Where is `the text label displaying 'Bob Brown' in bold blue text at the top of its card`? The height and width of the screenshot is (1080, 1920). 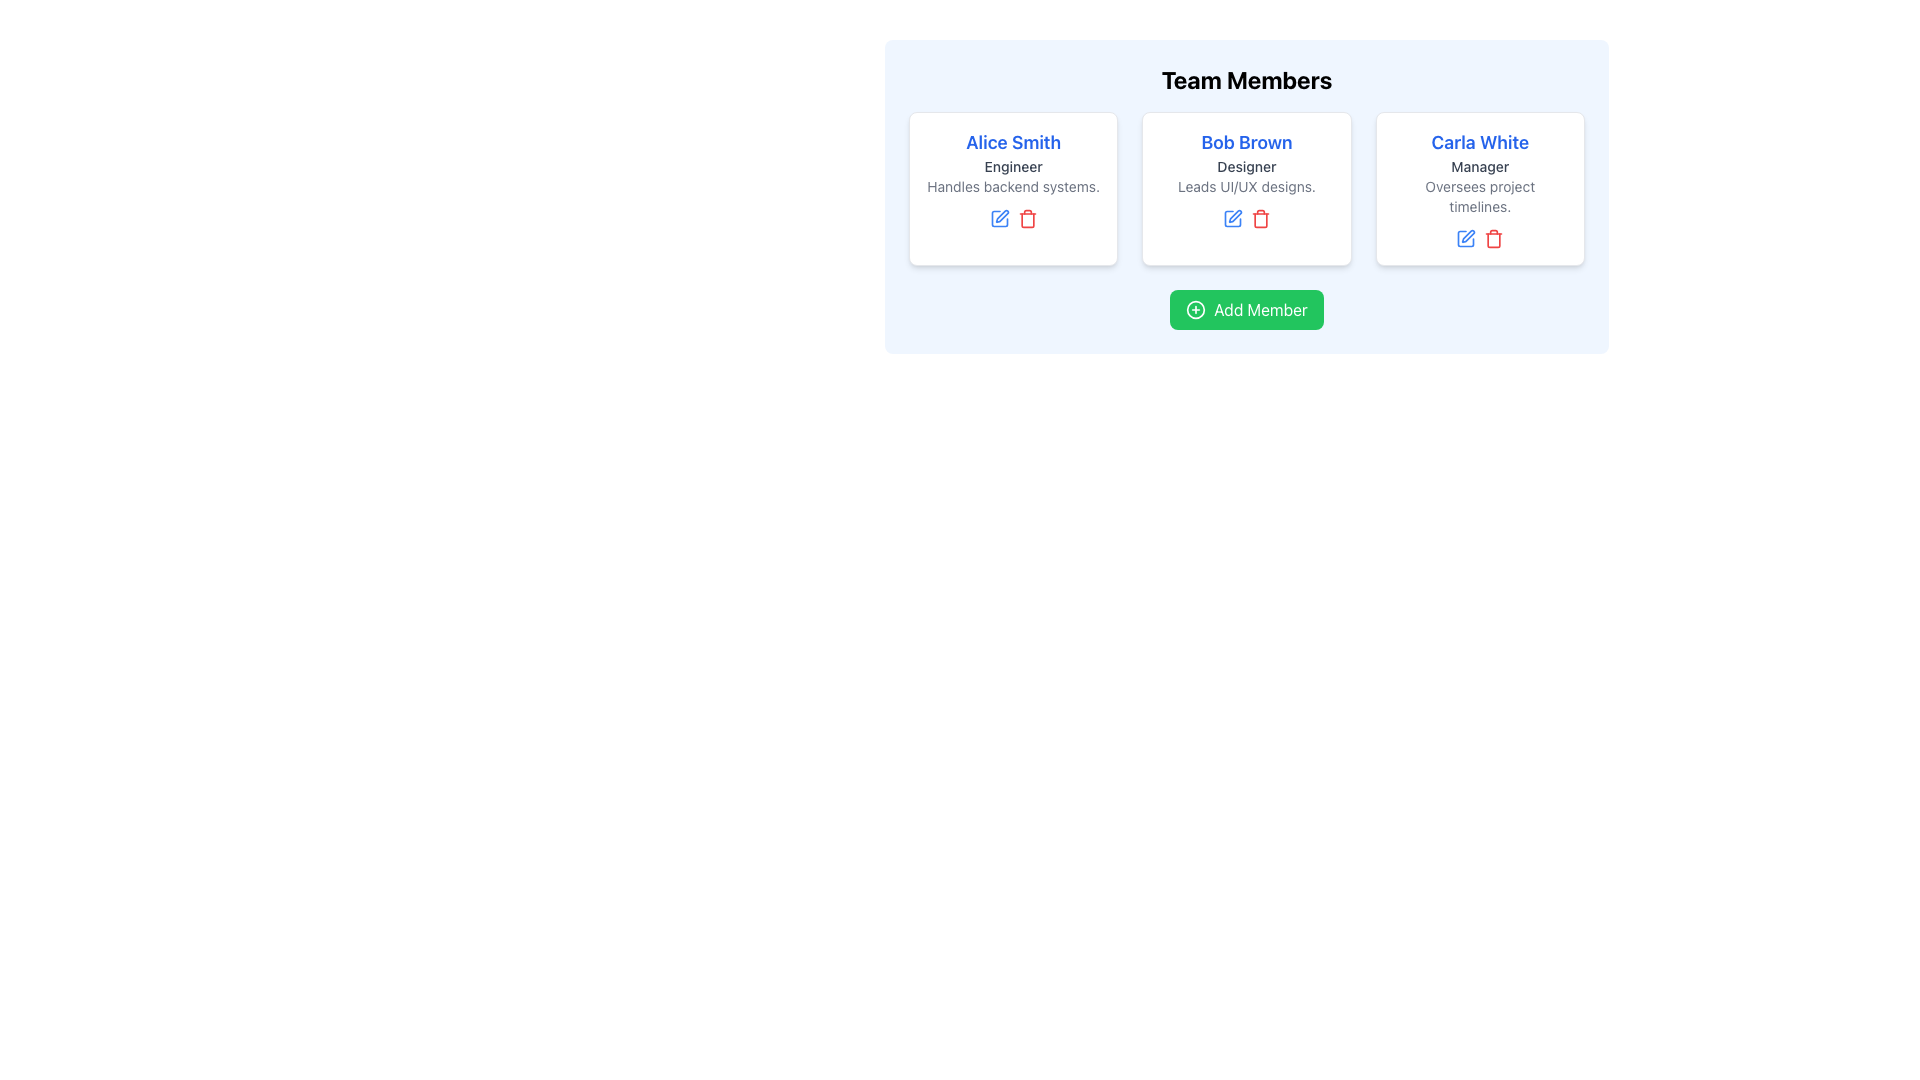
the text label displaying 'Bob Brown' in bold blue text at the top of its card is located at coordinates (1246, 141).